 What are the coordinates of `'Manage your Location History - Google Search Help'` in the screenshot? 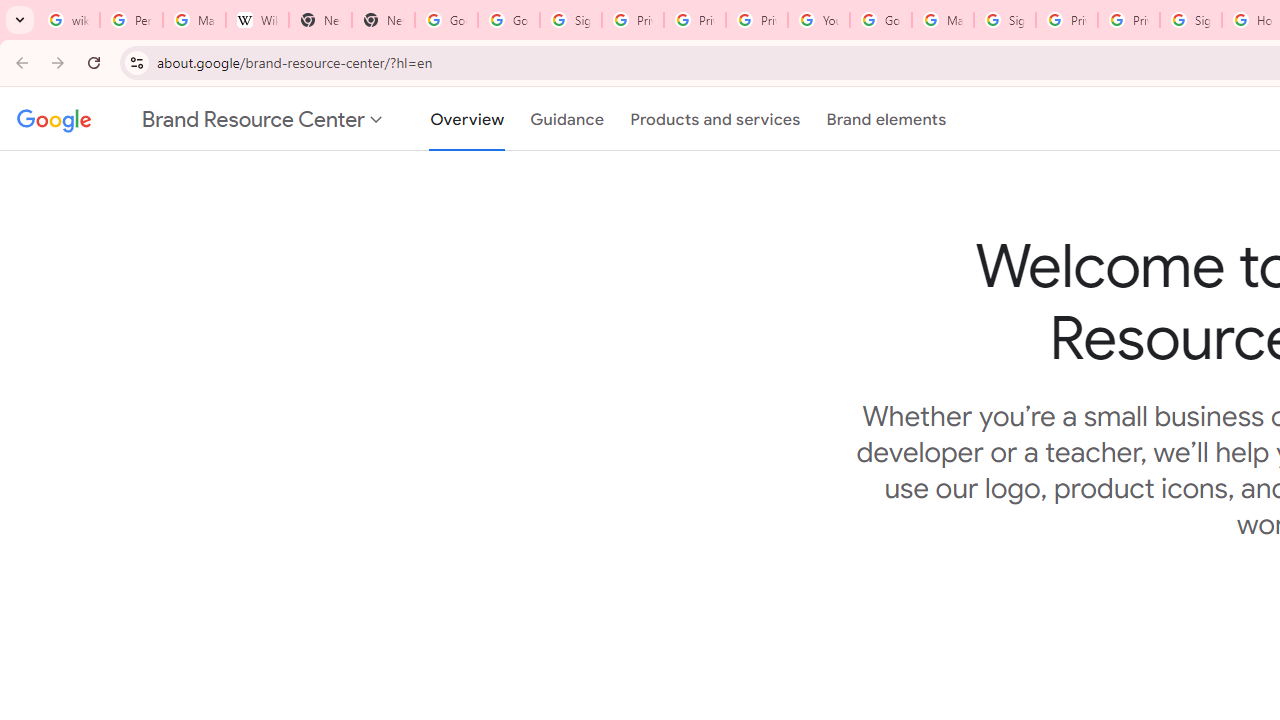 It's located at (194, 20).